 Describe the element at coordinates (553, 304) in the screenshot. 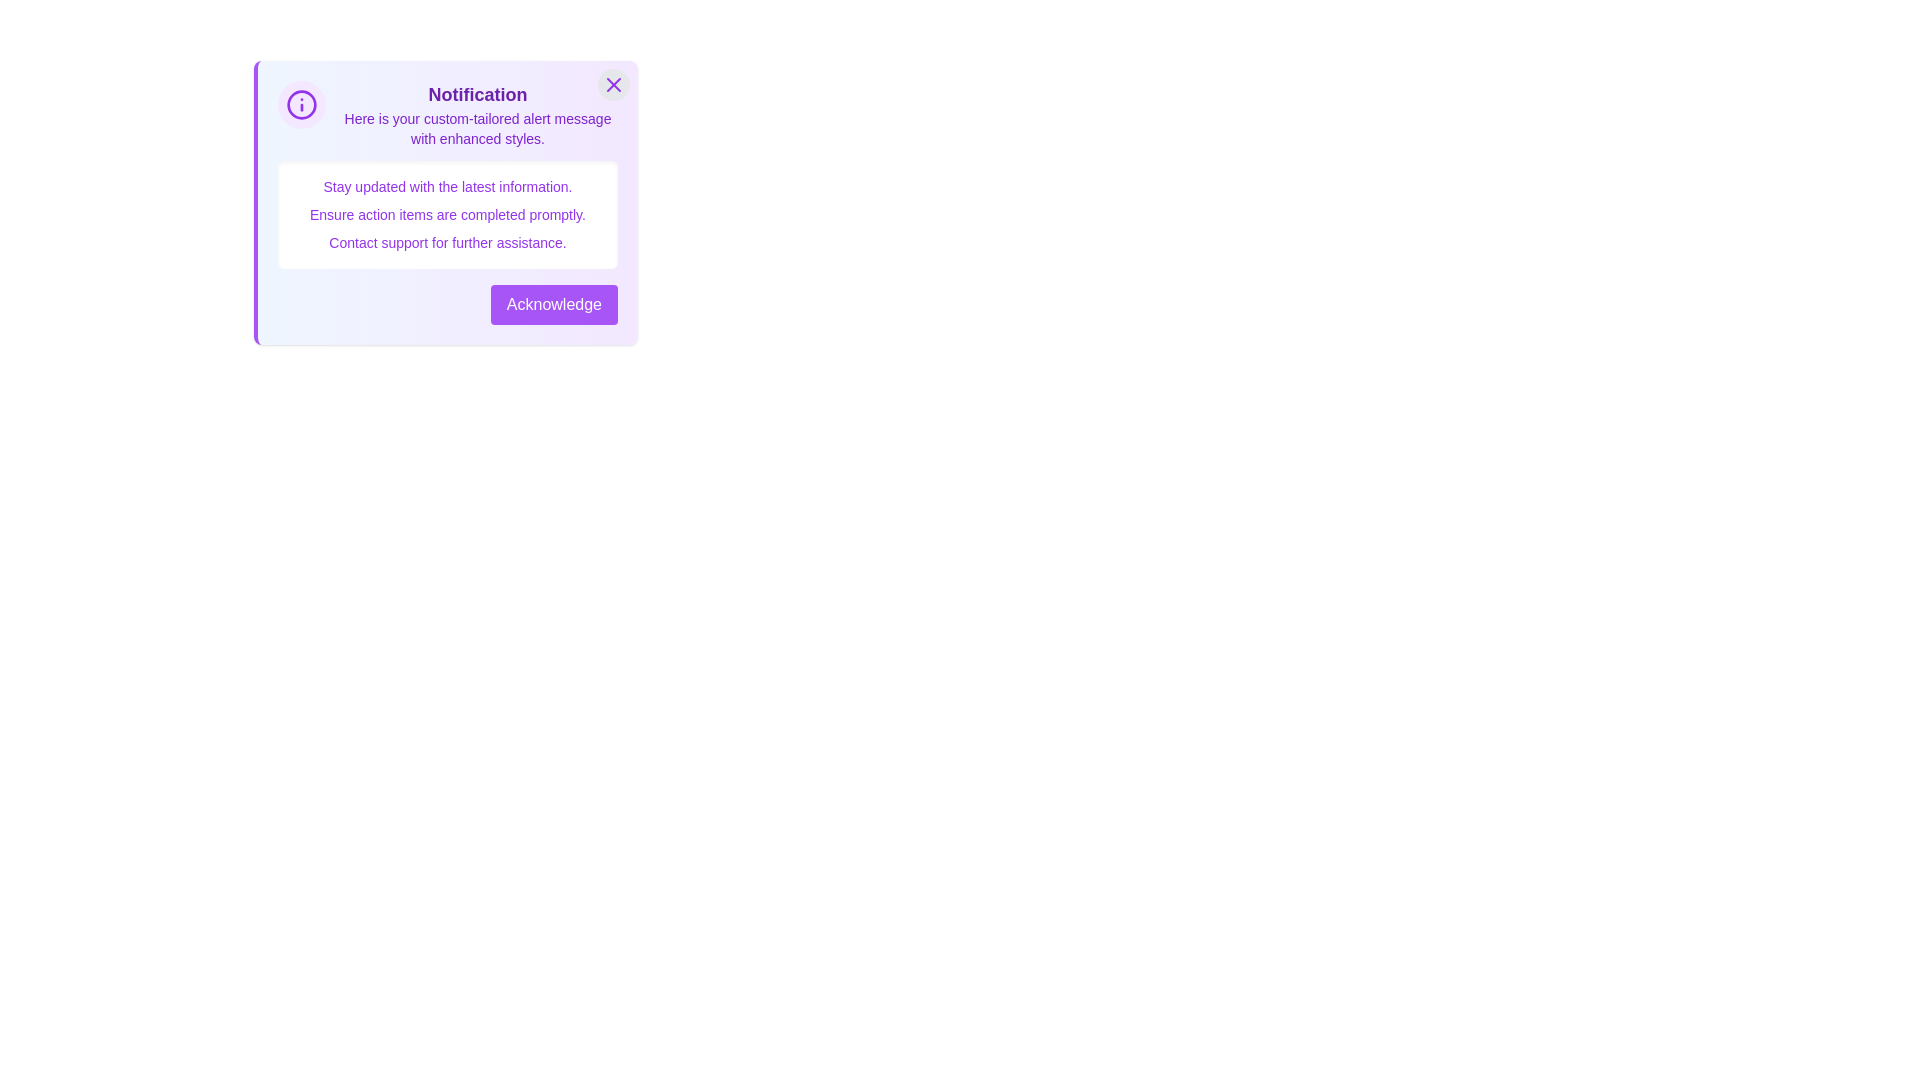

I see `the 'Acknowledge' button to acknowledge the alert` at that location.